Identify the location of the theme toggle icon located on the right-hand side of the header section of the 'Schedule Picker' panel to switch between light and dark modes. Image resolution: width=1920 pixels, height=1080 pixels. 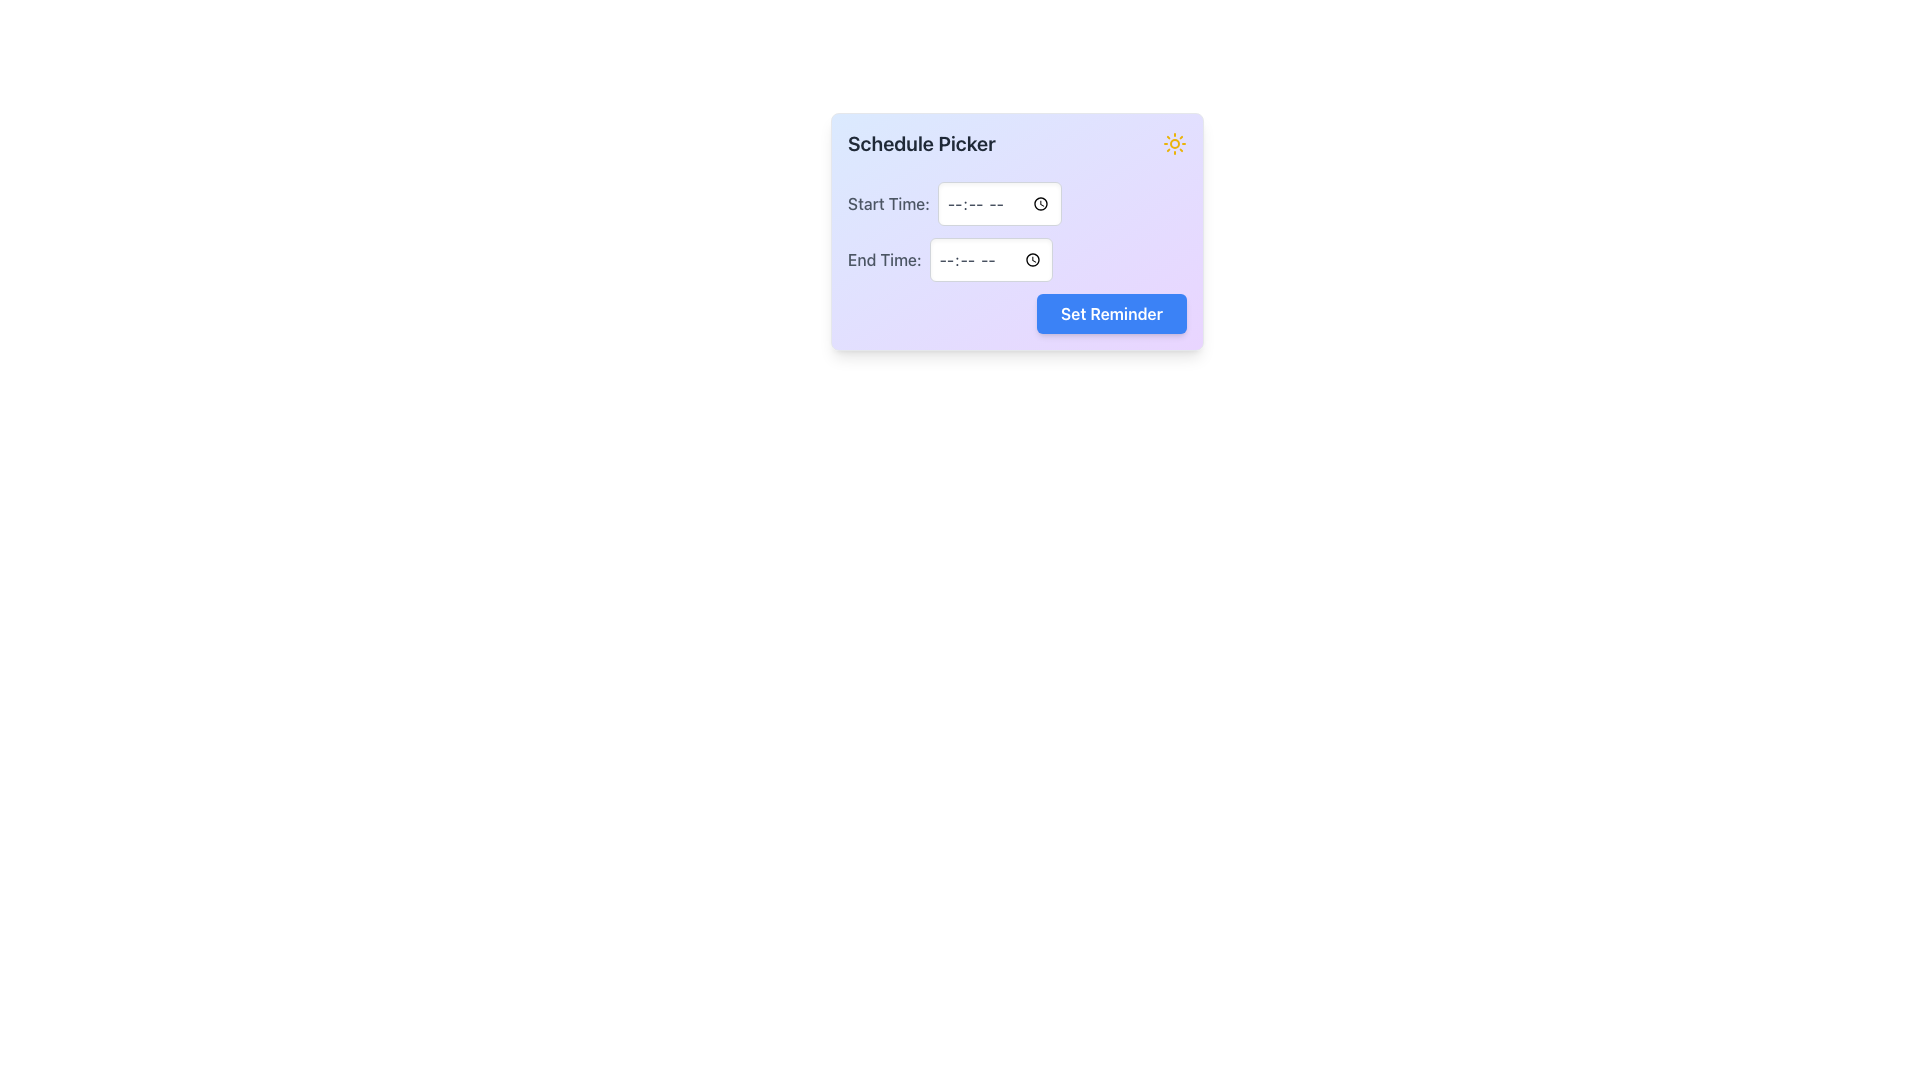
(1175, 142).